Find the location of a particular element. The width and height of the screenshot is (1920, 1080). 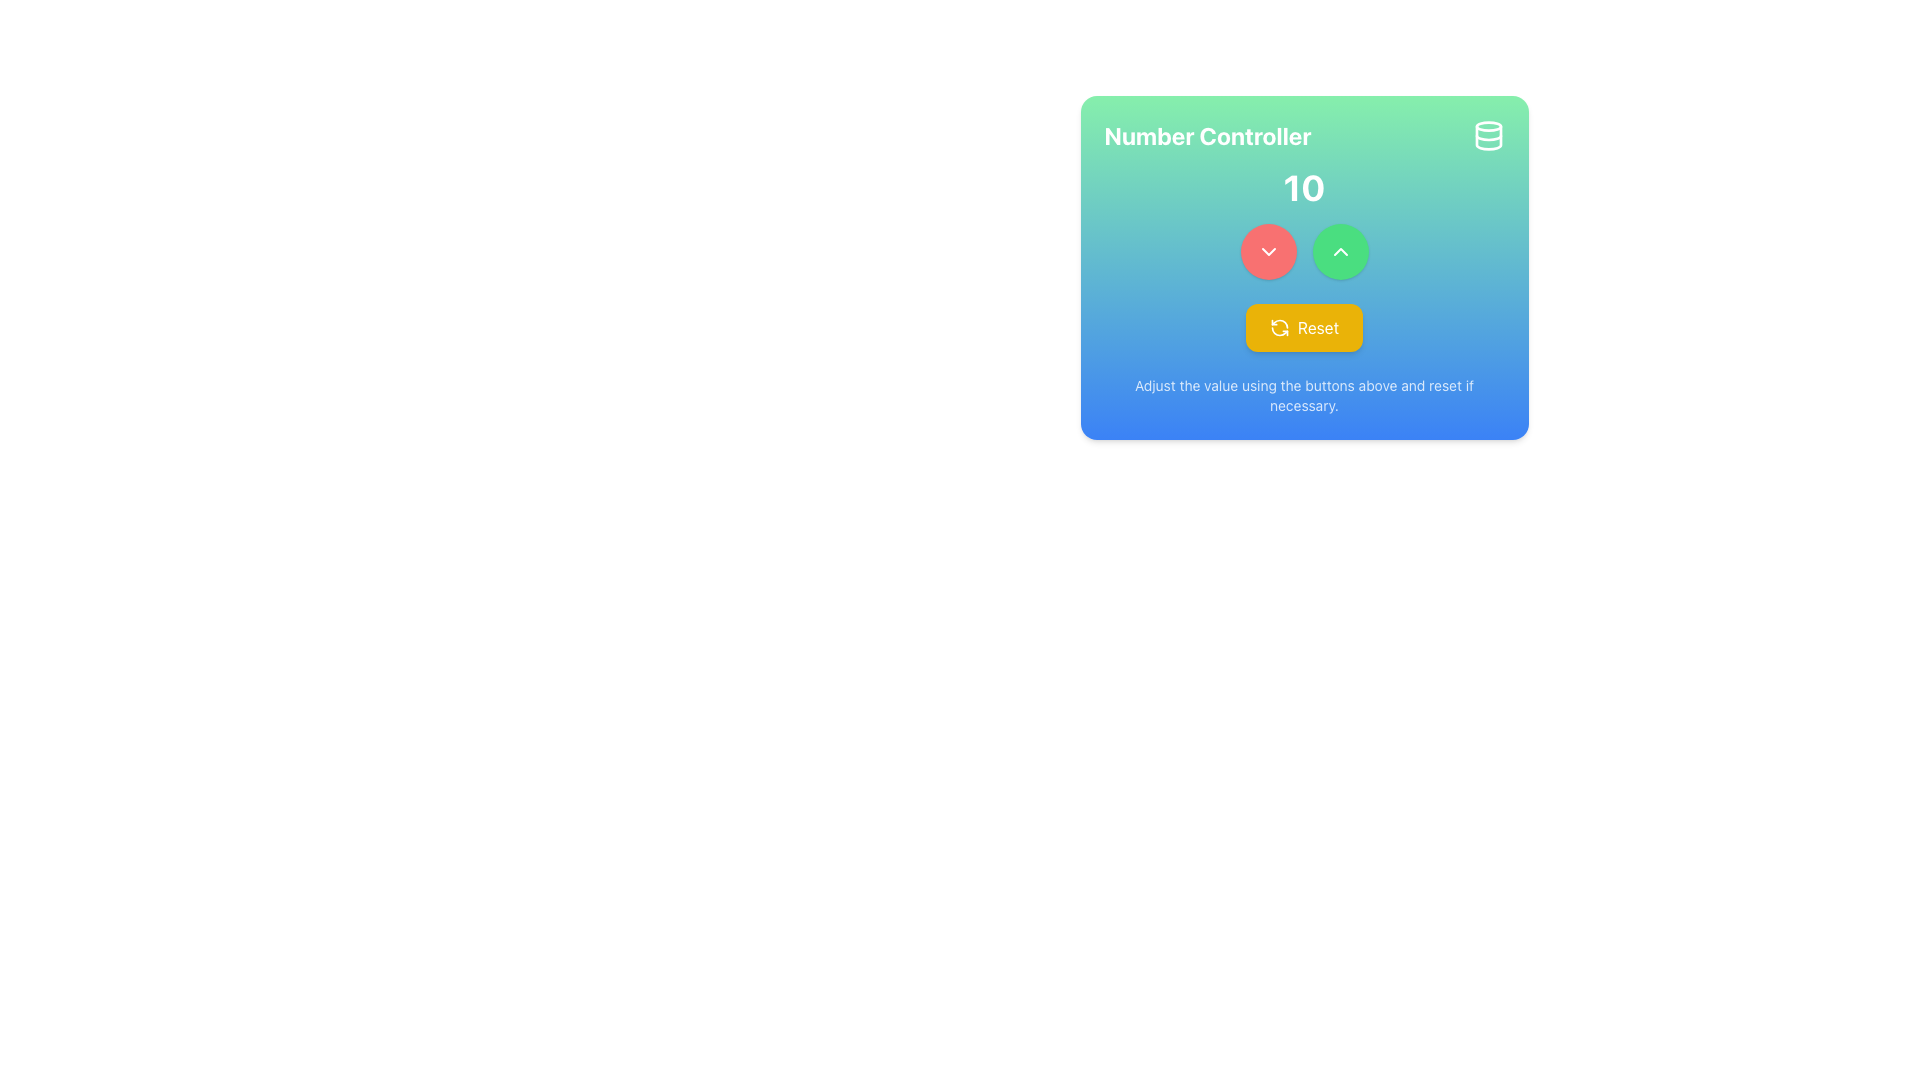

the middle elliptical disk of the database icon located in the top-right corner of the interface, which features a white stroked outline on a gradient background is located at coordinates (1488, 137).